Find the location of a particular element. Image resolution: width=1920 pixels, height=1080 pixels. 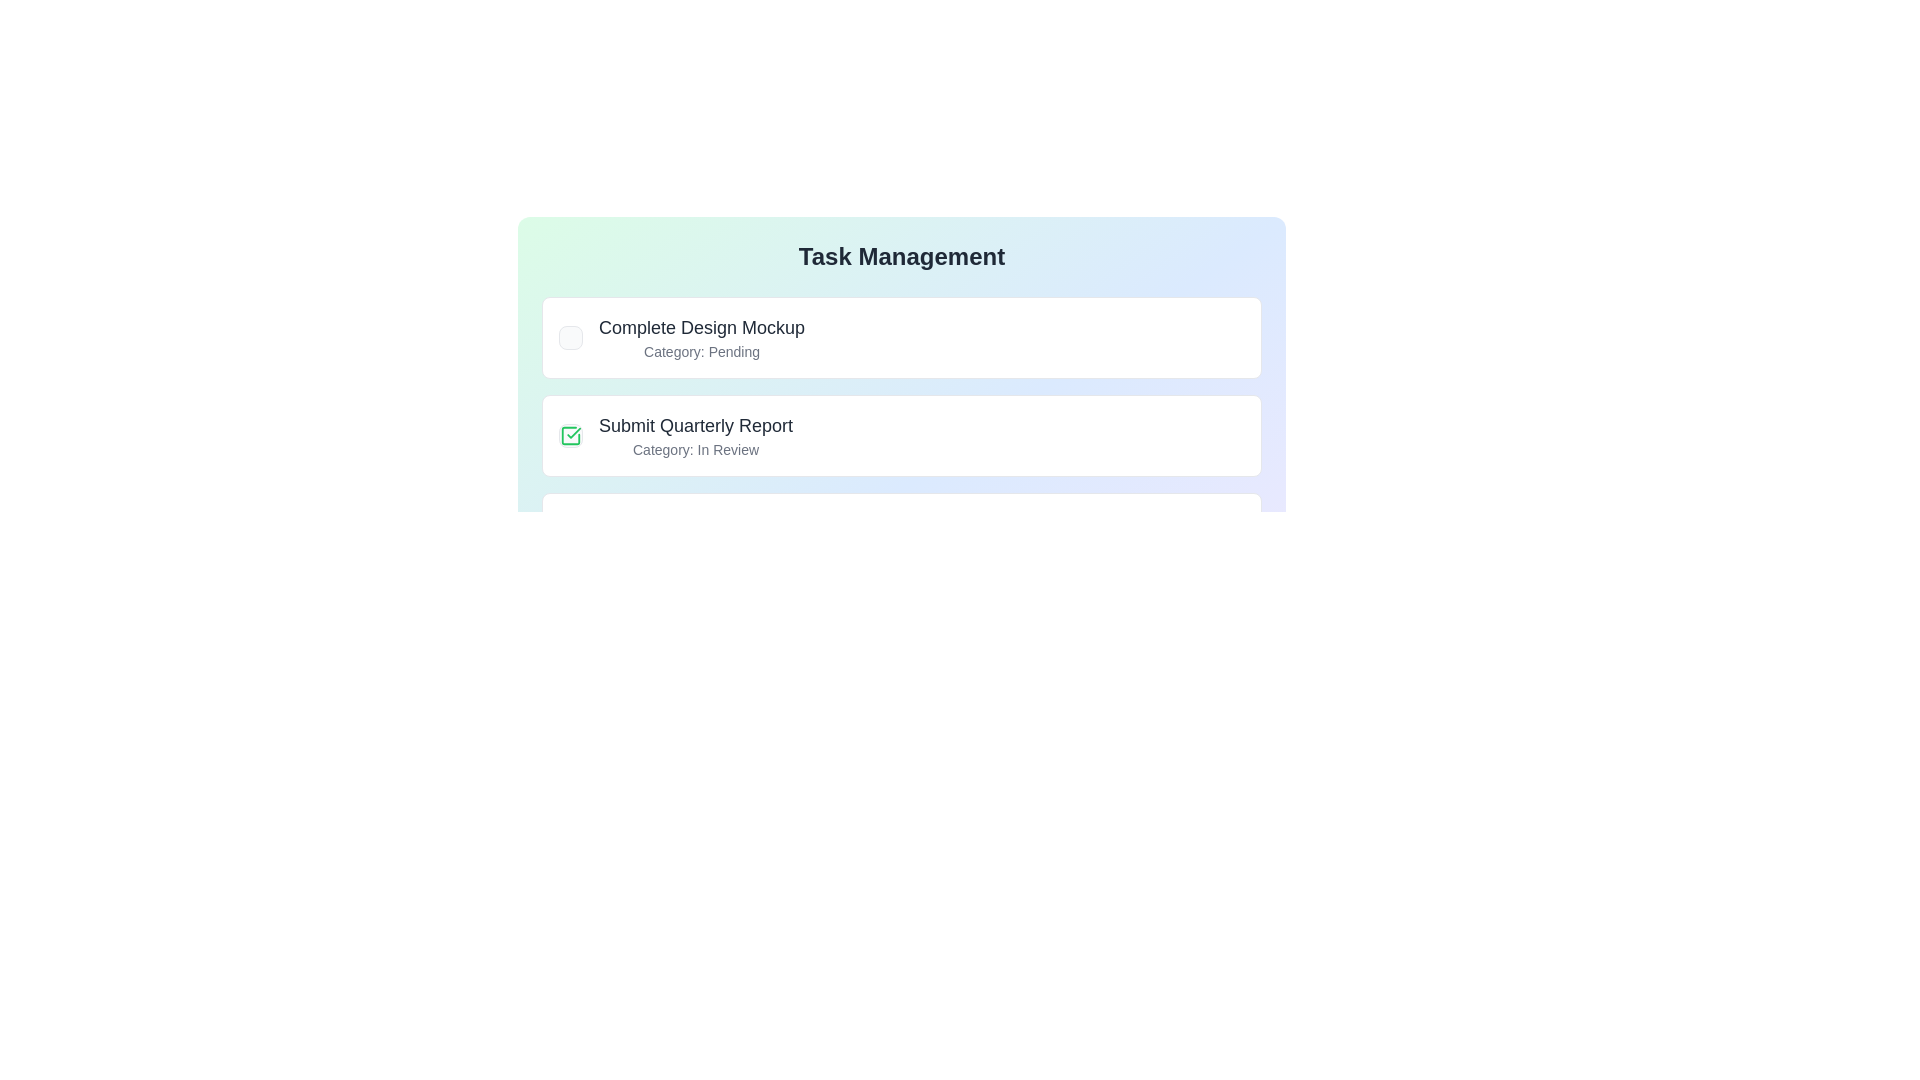

the text label displaying the title and status of the task located in the first task entry under 'Task Management', to the right of the circular checkbox and above 'Submit Quarterly Report' is located at coordinates (702, 337).